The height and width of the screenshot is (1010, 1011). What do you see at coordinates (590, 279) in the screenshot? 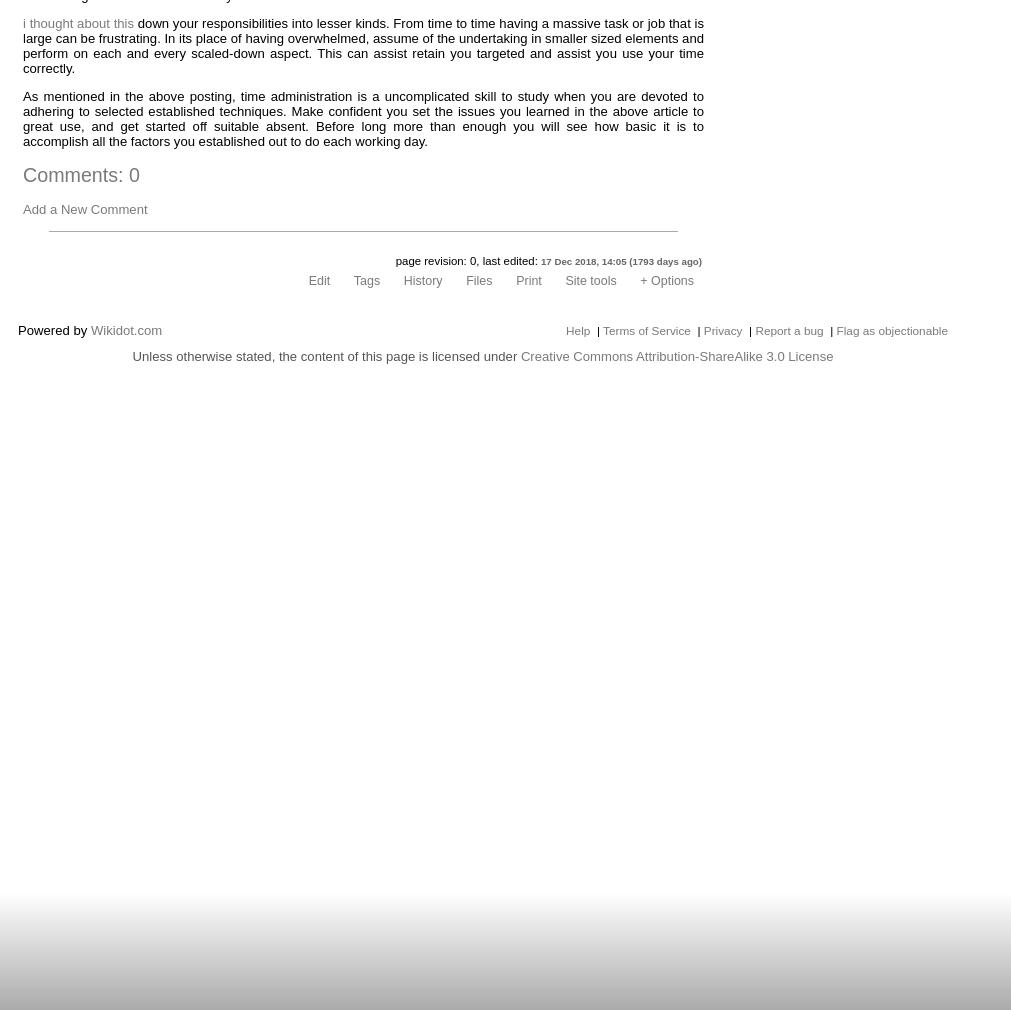
I see `'Site tools'` at bounding box center [590, 279].